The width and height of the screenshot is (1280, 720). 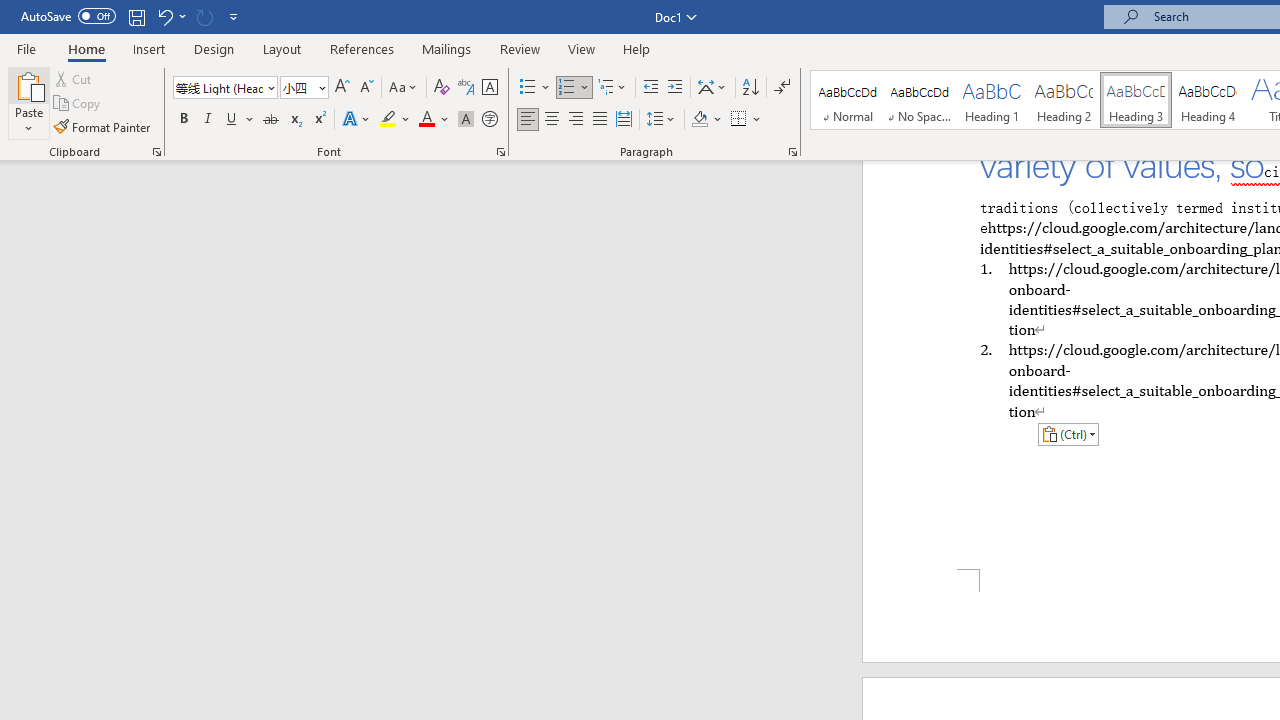 What do you see at coordinates (791, 150) in the screenshot?
I see `'Paragraph...'` at bounding box center [791, 150].